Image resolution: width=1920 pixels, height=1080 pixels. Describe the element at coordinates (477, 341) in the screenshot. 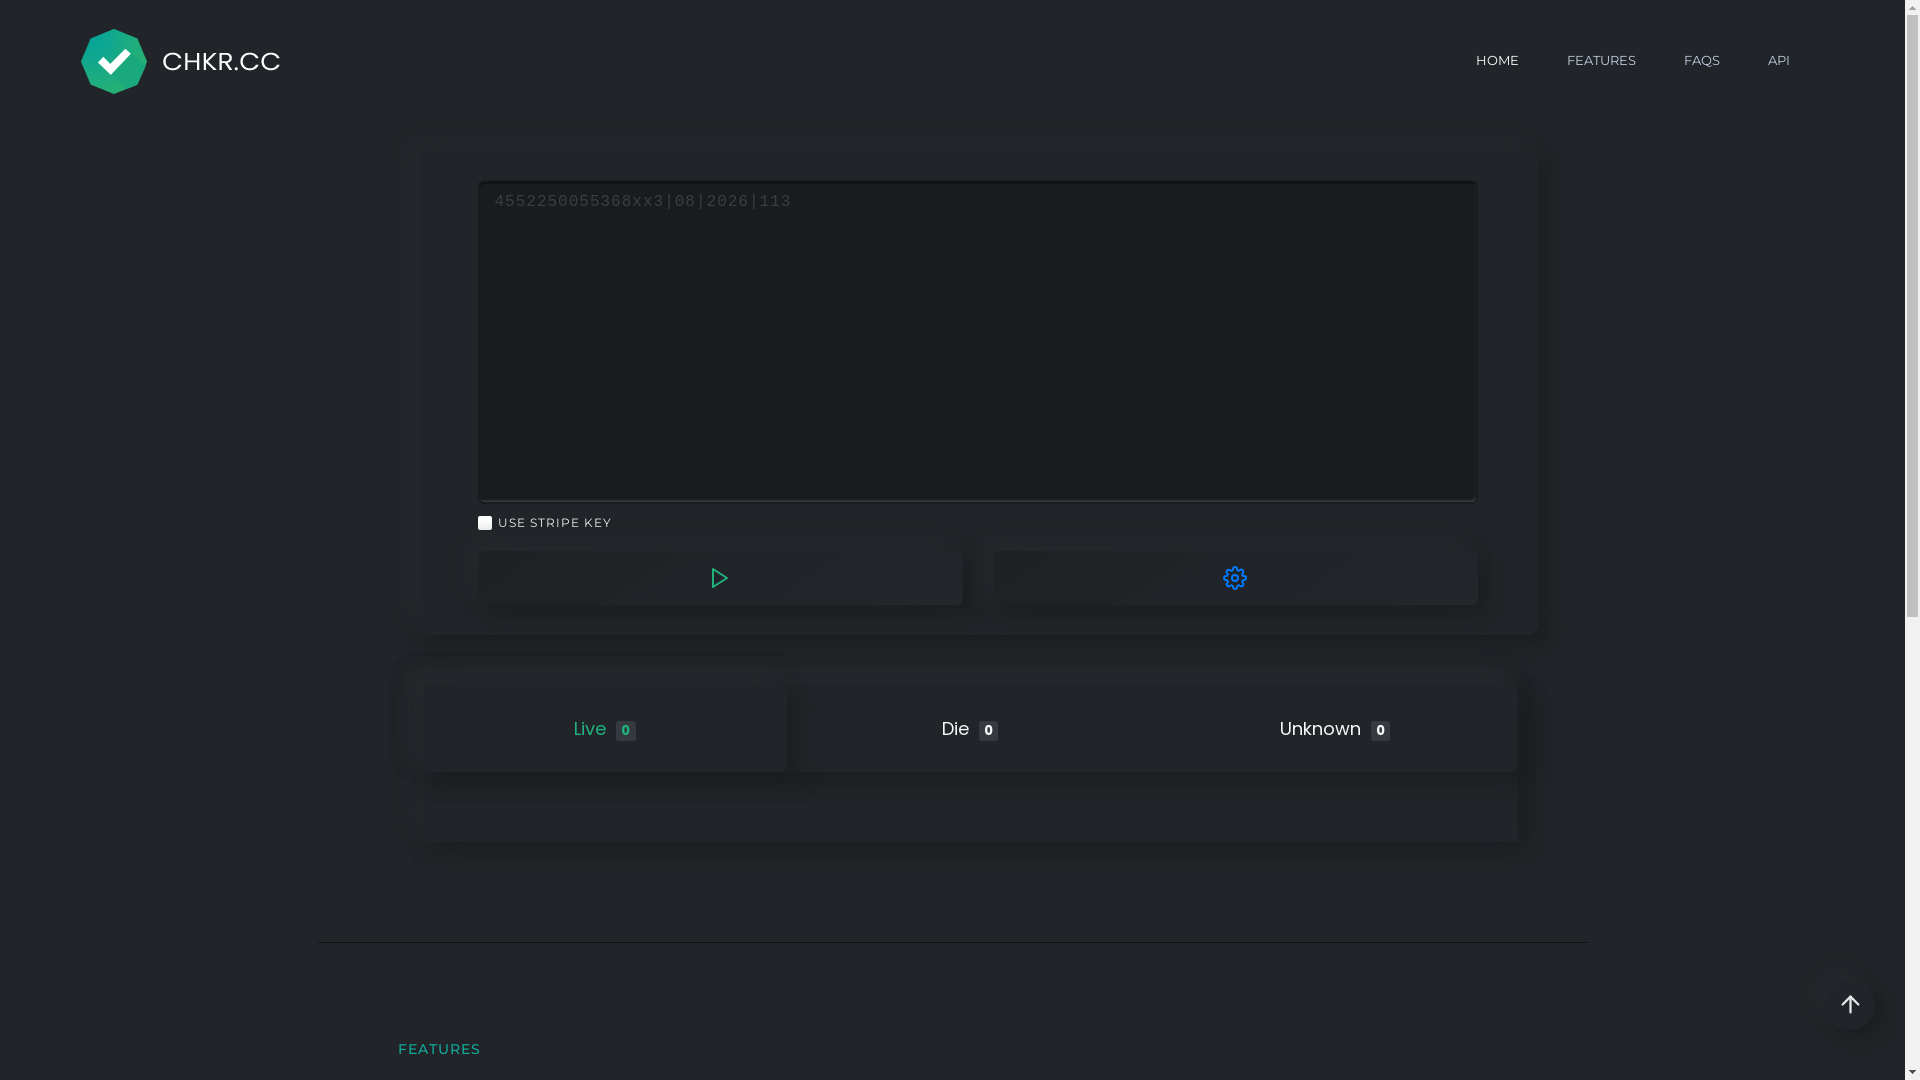

I see `'card'` at that location.